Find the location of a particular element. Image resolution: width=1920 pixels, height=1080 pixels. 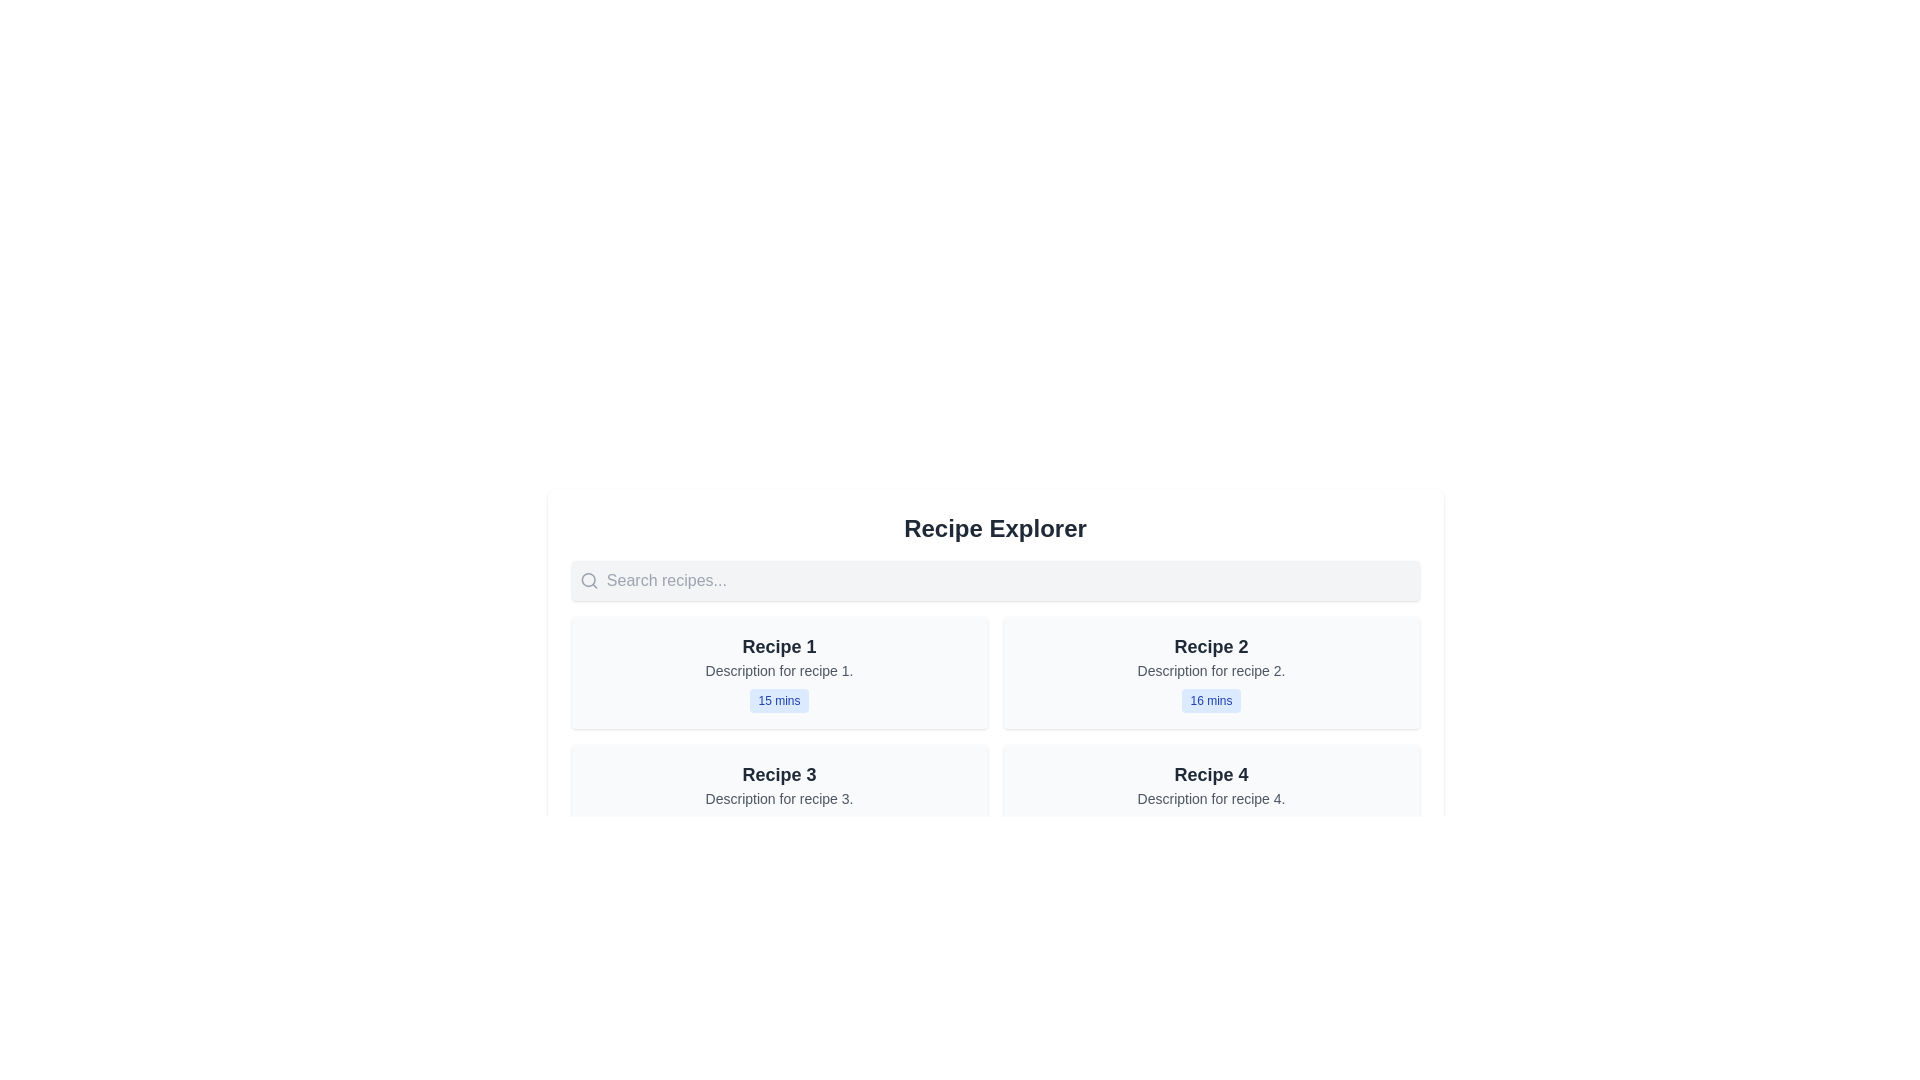

the Text Label displaying 'Recipe 4' in bold and large font, located at the top of a card in the bottom-right corner of a 2x2 grid of recipe cards is located at coordinates (1210, 774).